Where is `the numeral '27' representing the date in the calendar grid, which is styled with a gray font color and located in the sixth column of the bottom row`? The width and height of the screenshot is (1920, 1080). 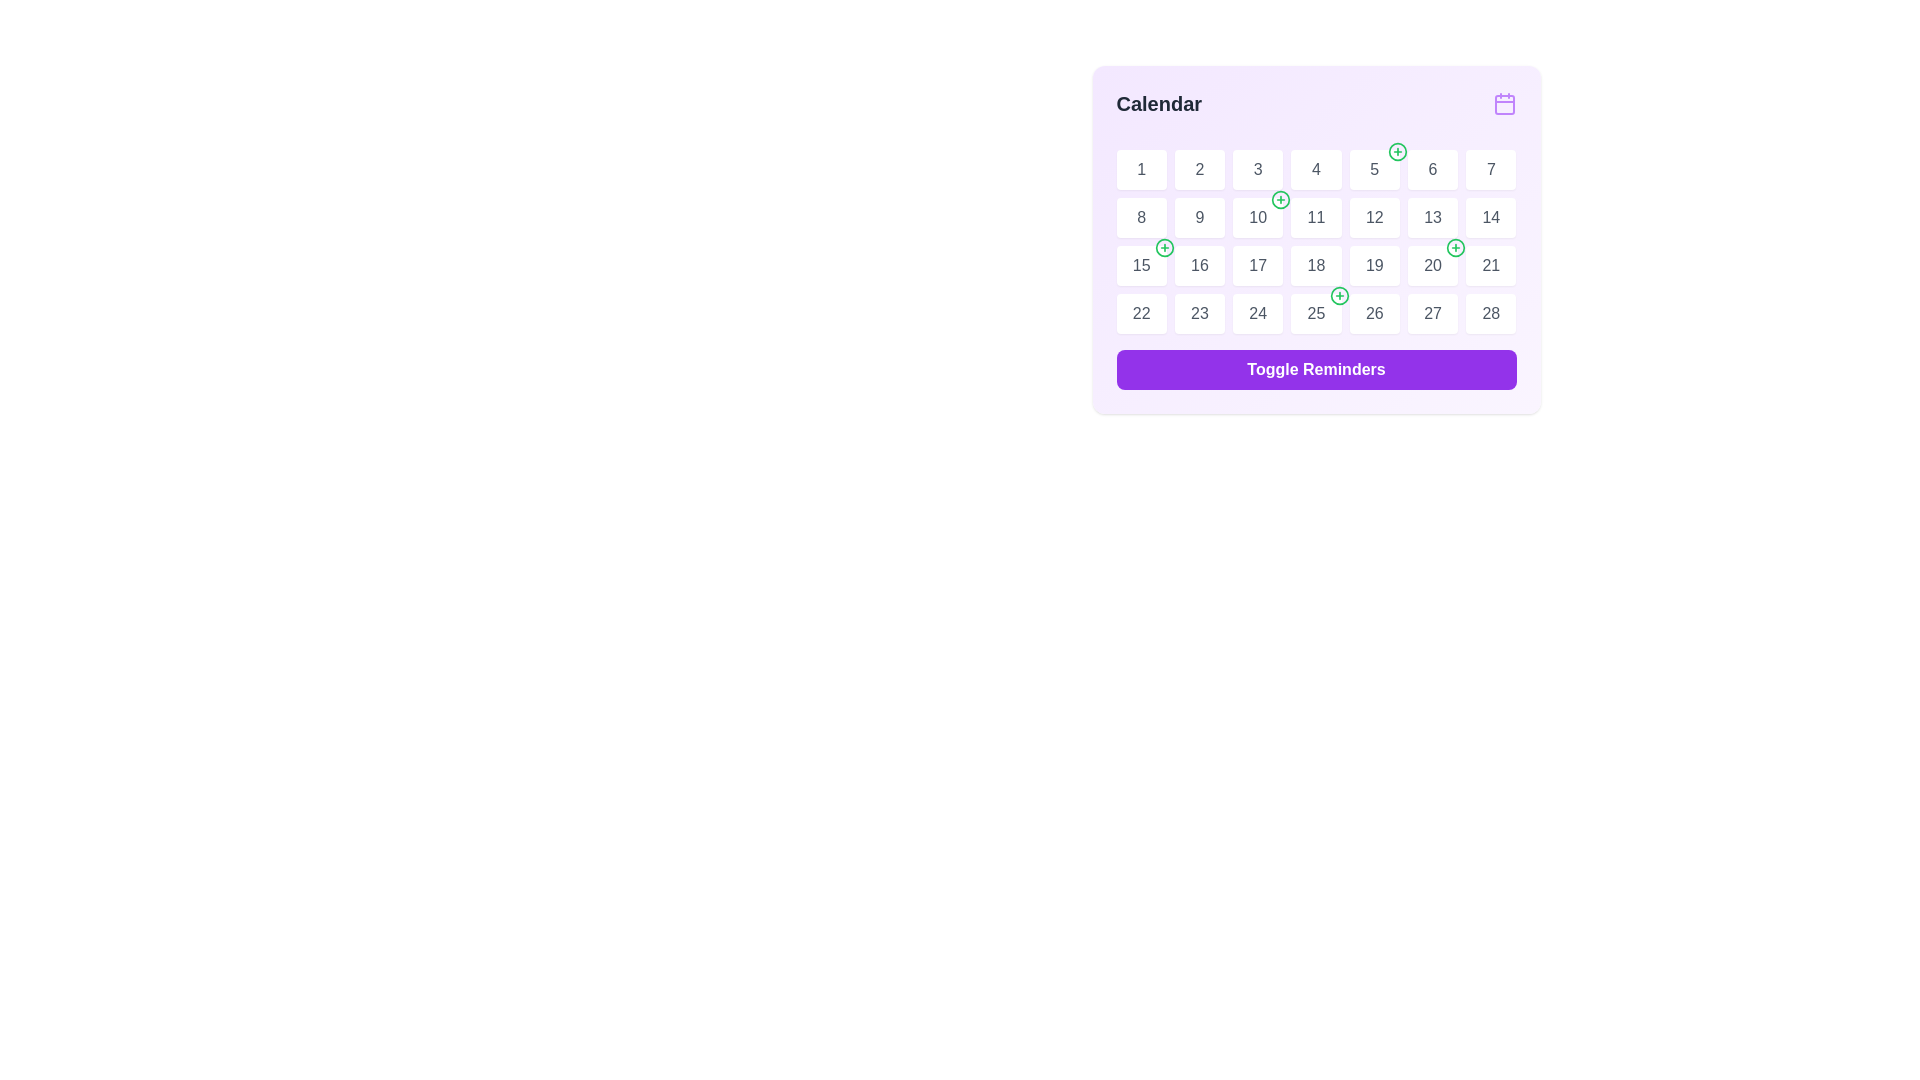 the numeral '27' representing the date in the calendar grid, which is styled with a gray font color and located in the sixth column of the bottom row is located at coordinates (1432, 313).